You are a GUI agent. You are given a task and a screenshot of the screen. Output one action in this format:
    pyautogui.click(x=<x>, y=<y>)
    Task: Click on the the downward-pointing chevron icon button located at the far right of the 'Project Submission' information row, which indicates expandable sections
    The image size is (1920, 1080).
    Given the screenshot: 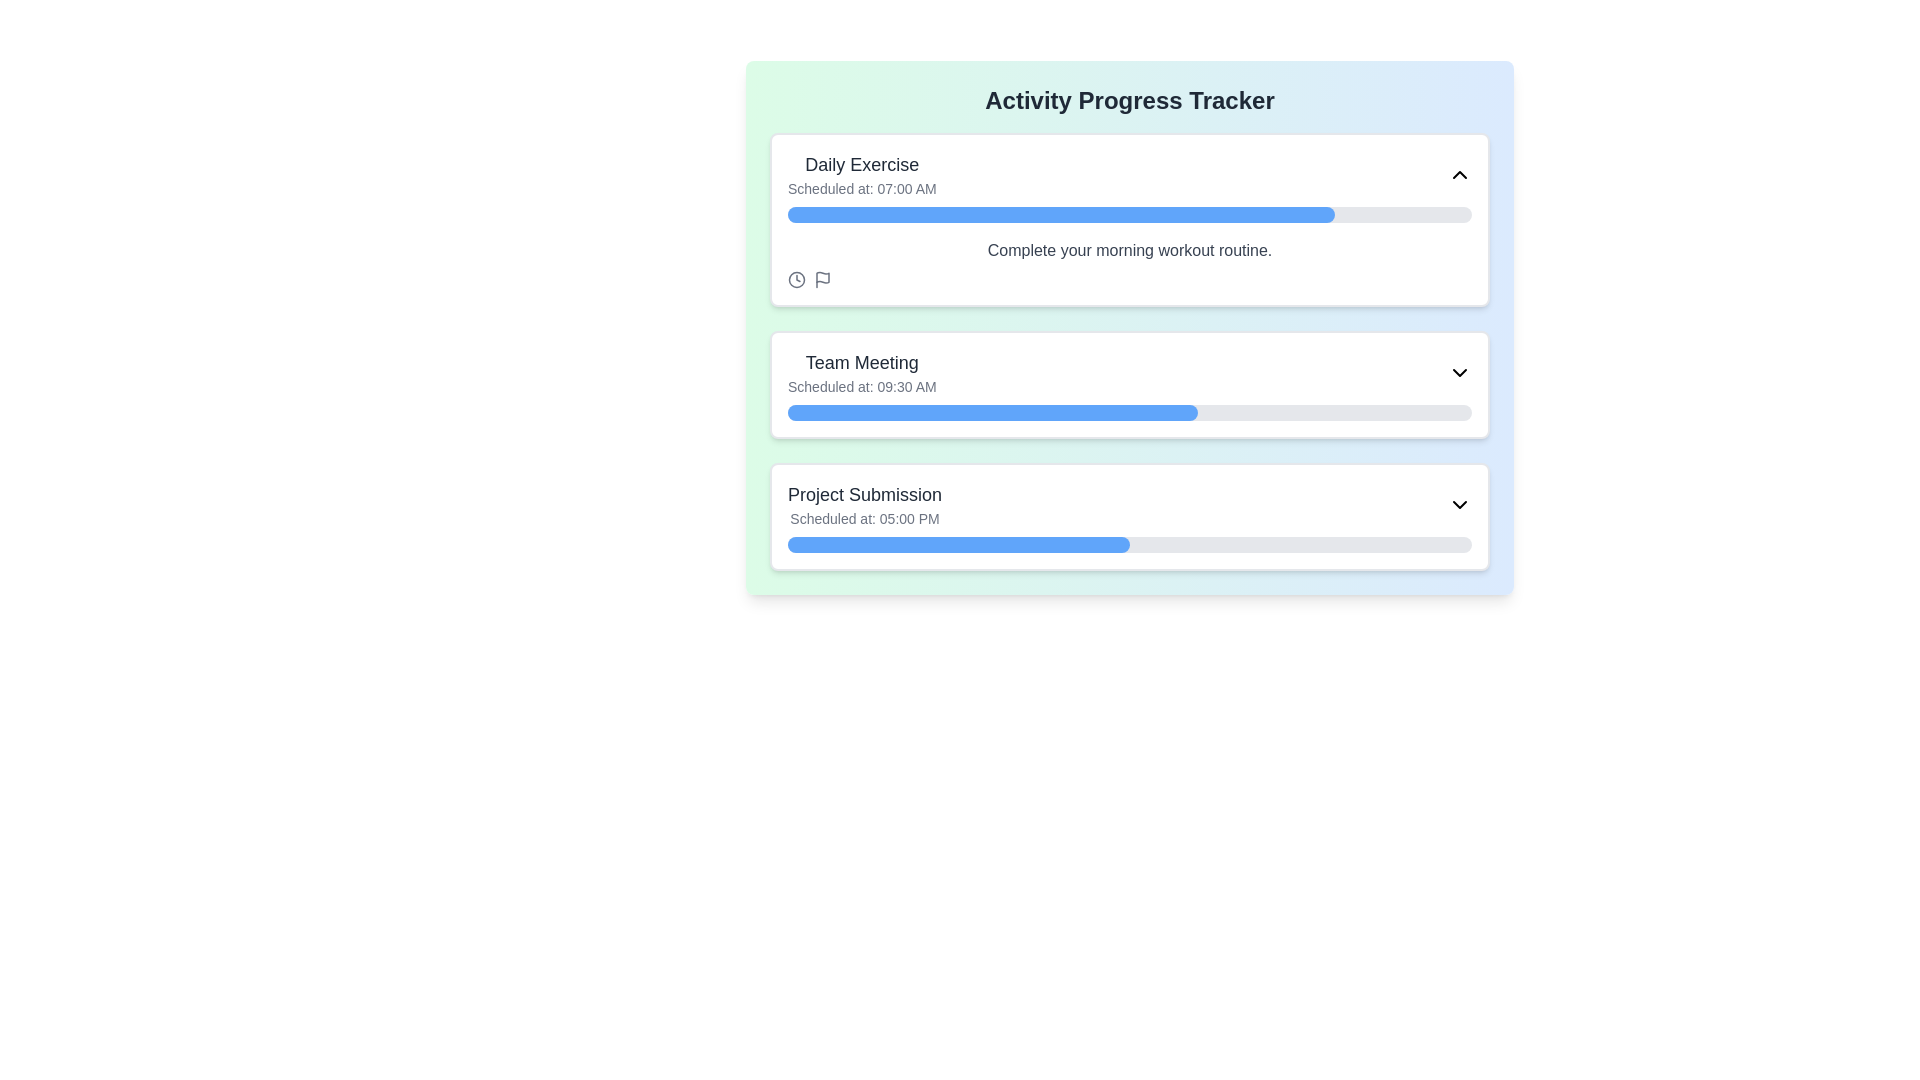 What is the action you would take?
    pyautogui.click(x=1459, y=504)
    